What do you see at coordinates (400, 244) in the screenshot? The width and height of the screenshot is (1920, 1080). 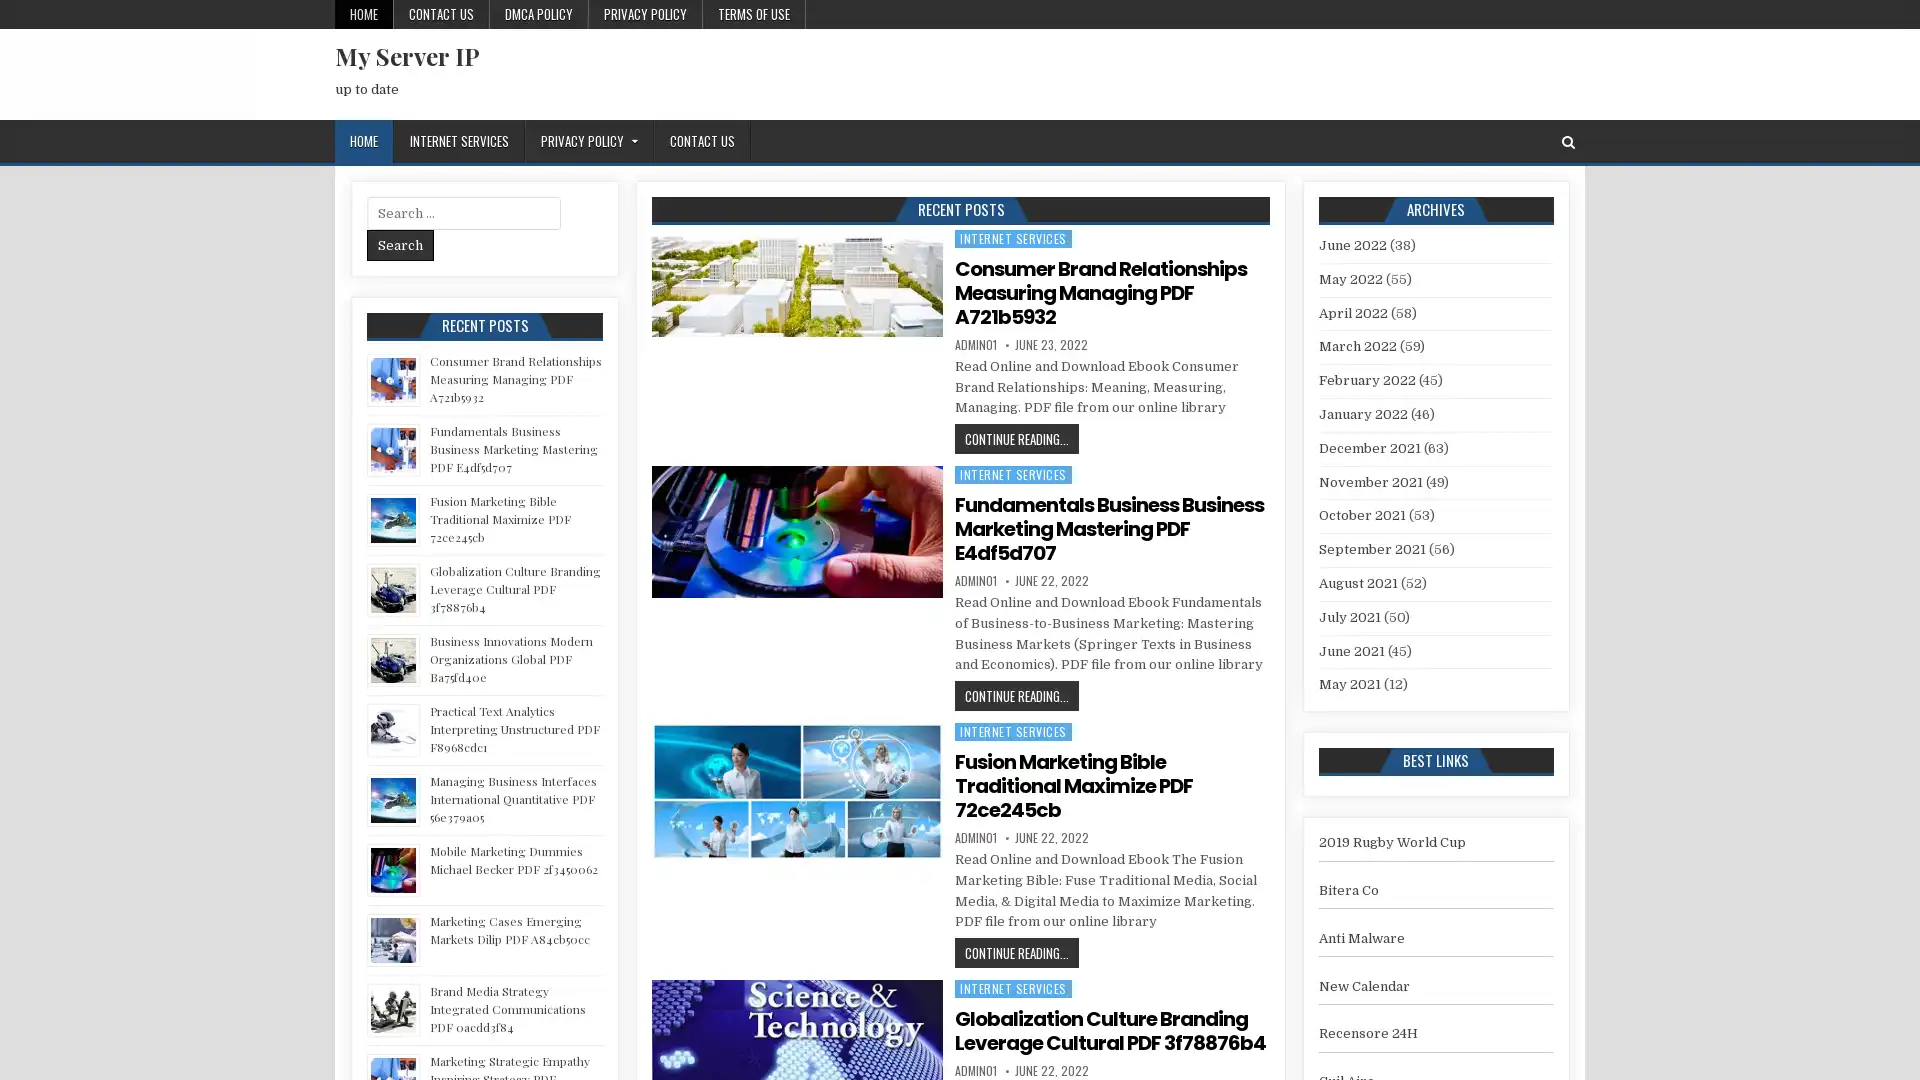 I see `Search` at bounding box center [400, 244].